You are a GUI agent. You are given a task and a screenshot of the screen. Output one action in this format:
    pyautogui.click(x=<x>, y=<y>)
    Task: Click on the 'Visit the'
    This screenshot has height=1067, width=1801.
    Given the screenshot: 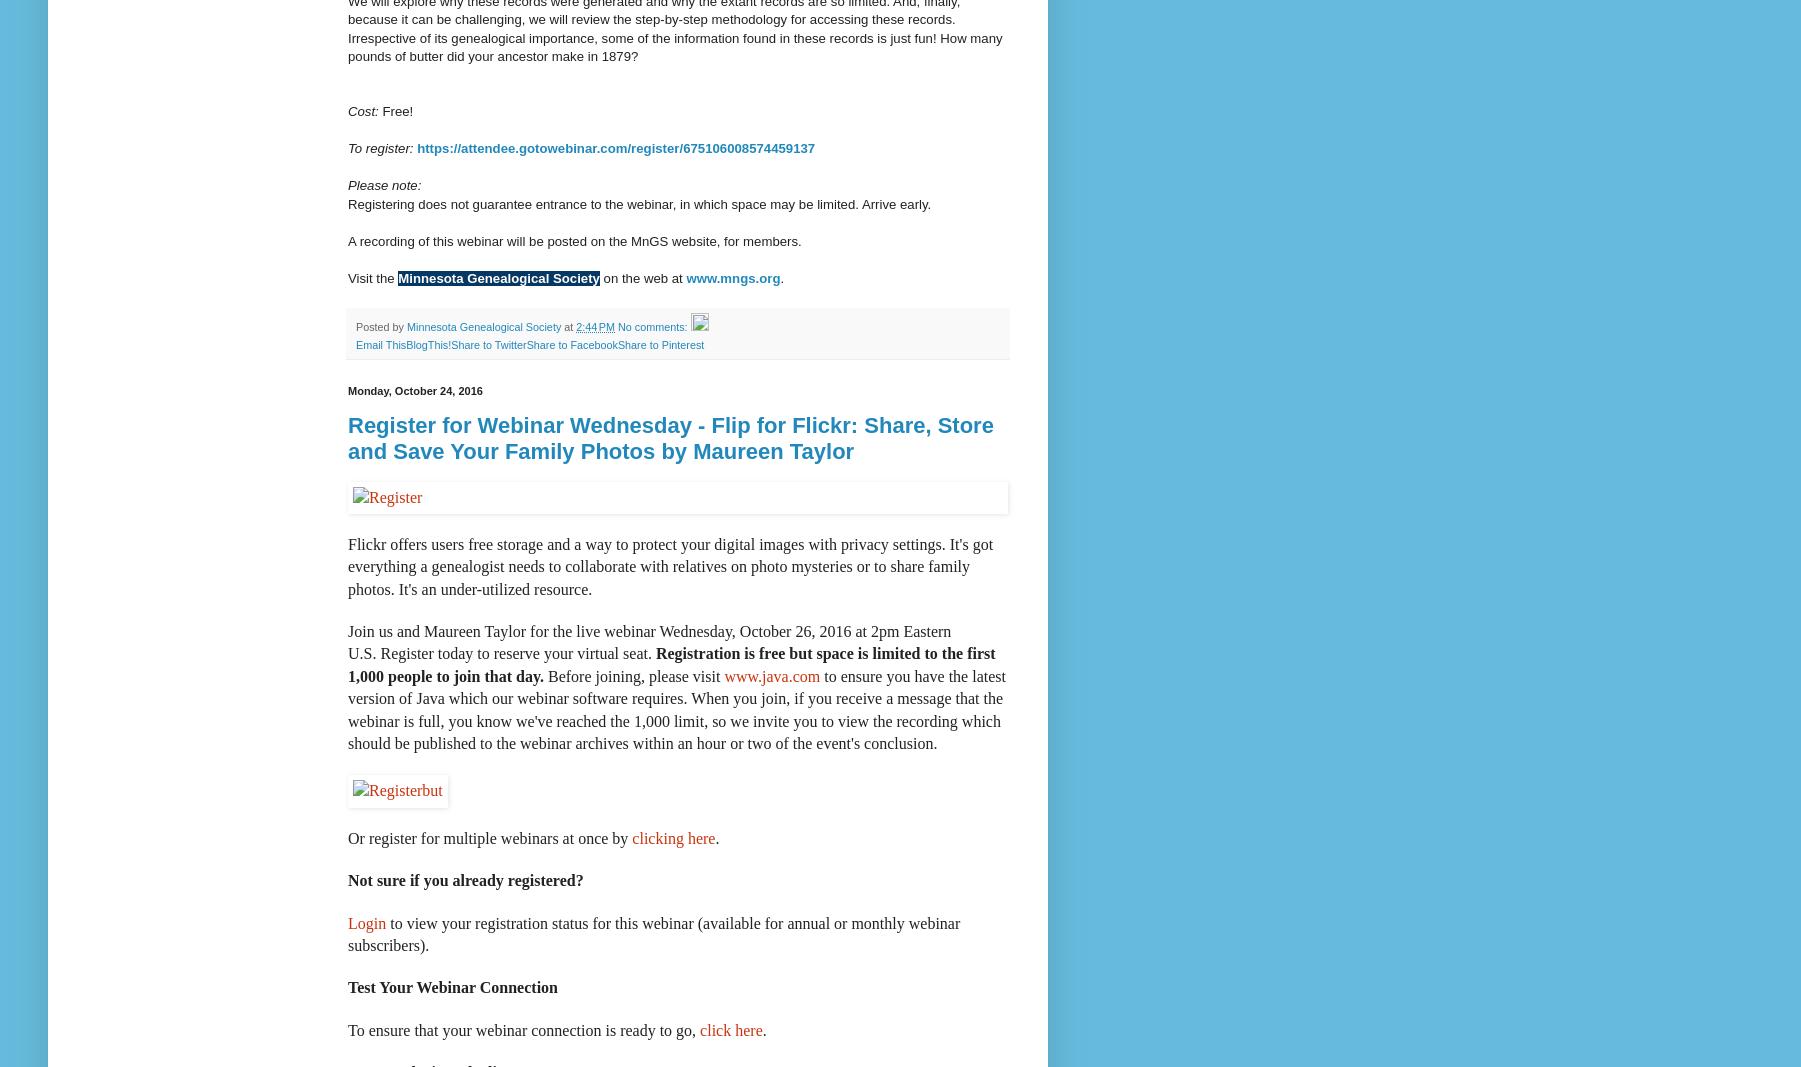 What is the action you would take?
    pyautogui.click(x=372, y=277)
    